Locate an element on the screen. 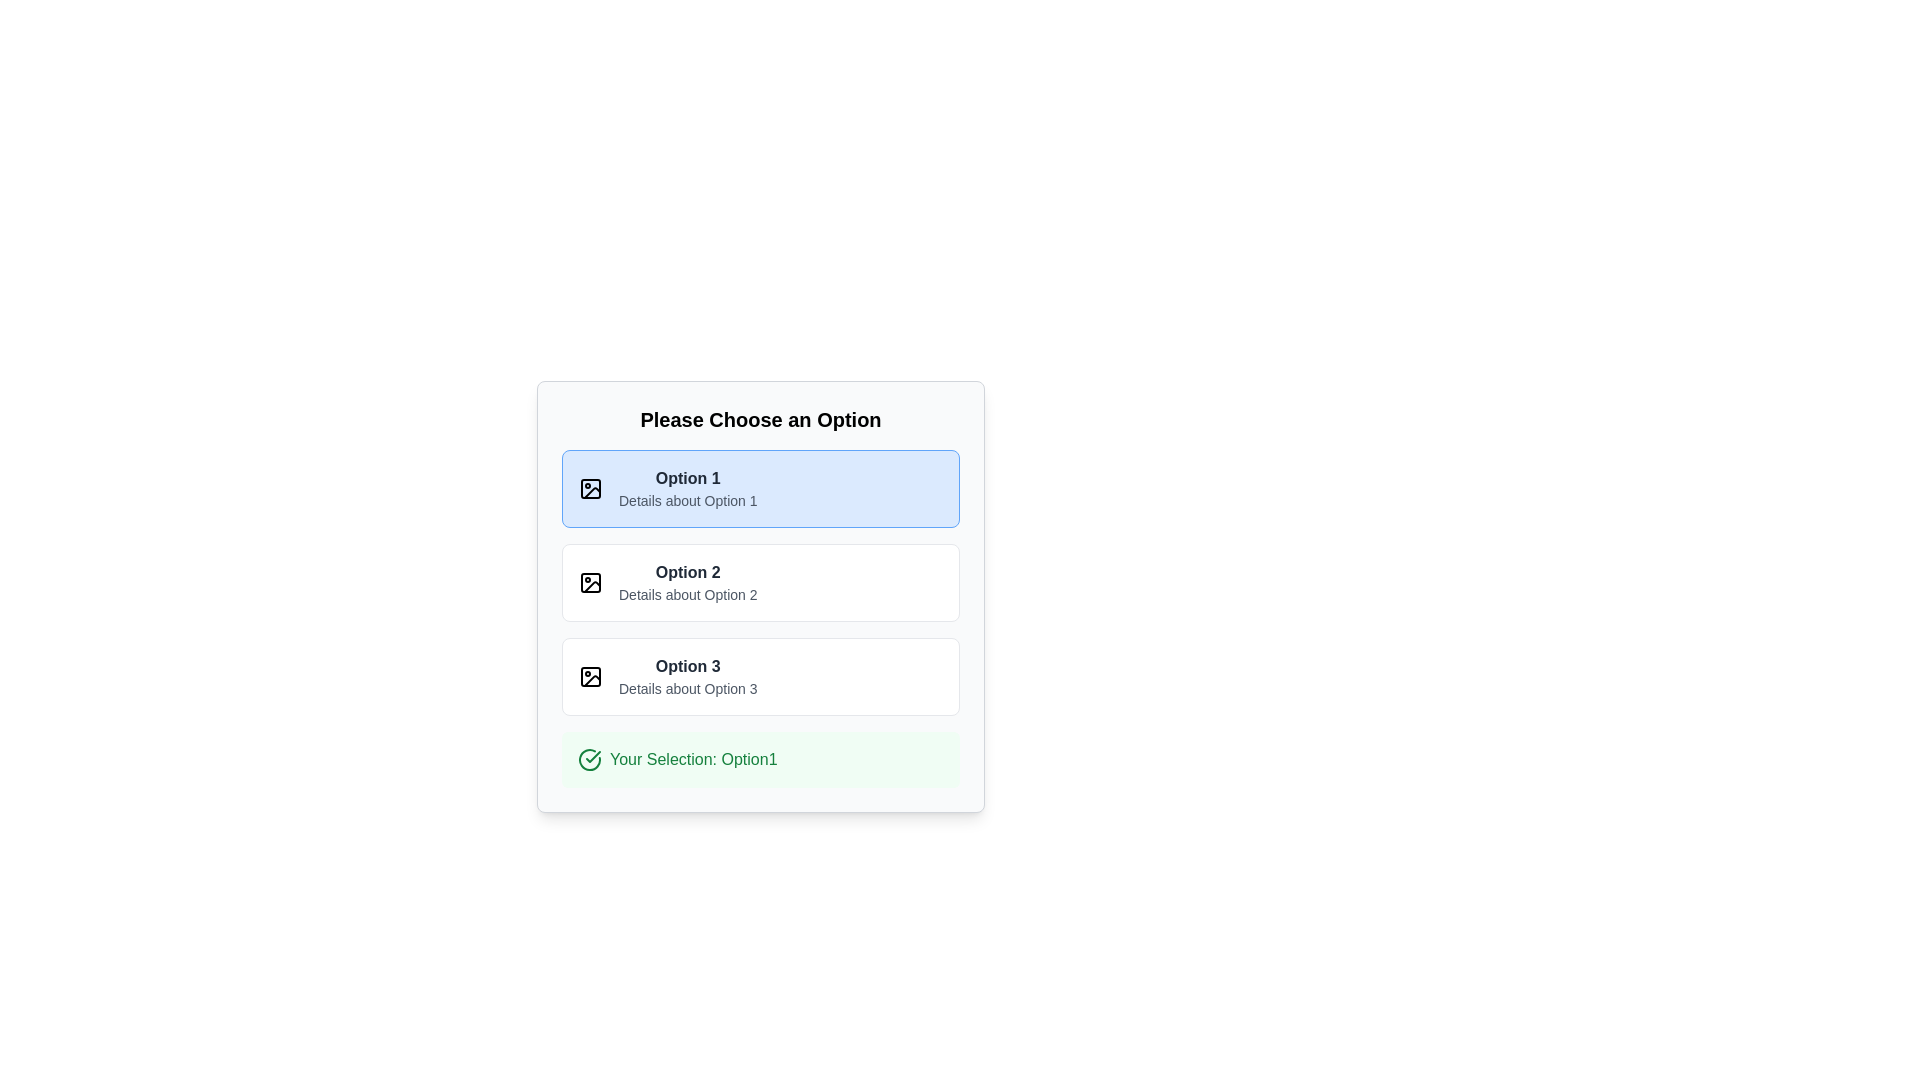 The image size is (1920, 1080). the icon representing 'Option 2', located at the leftmost side of the 'Option 2' section, to engage with the surrounding option is located at coordinates (589, 582).